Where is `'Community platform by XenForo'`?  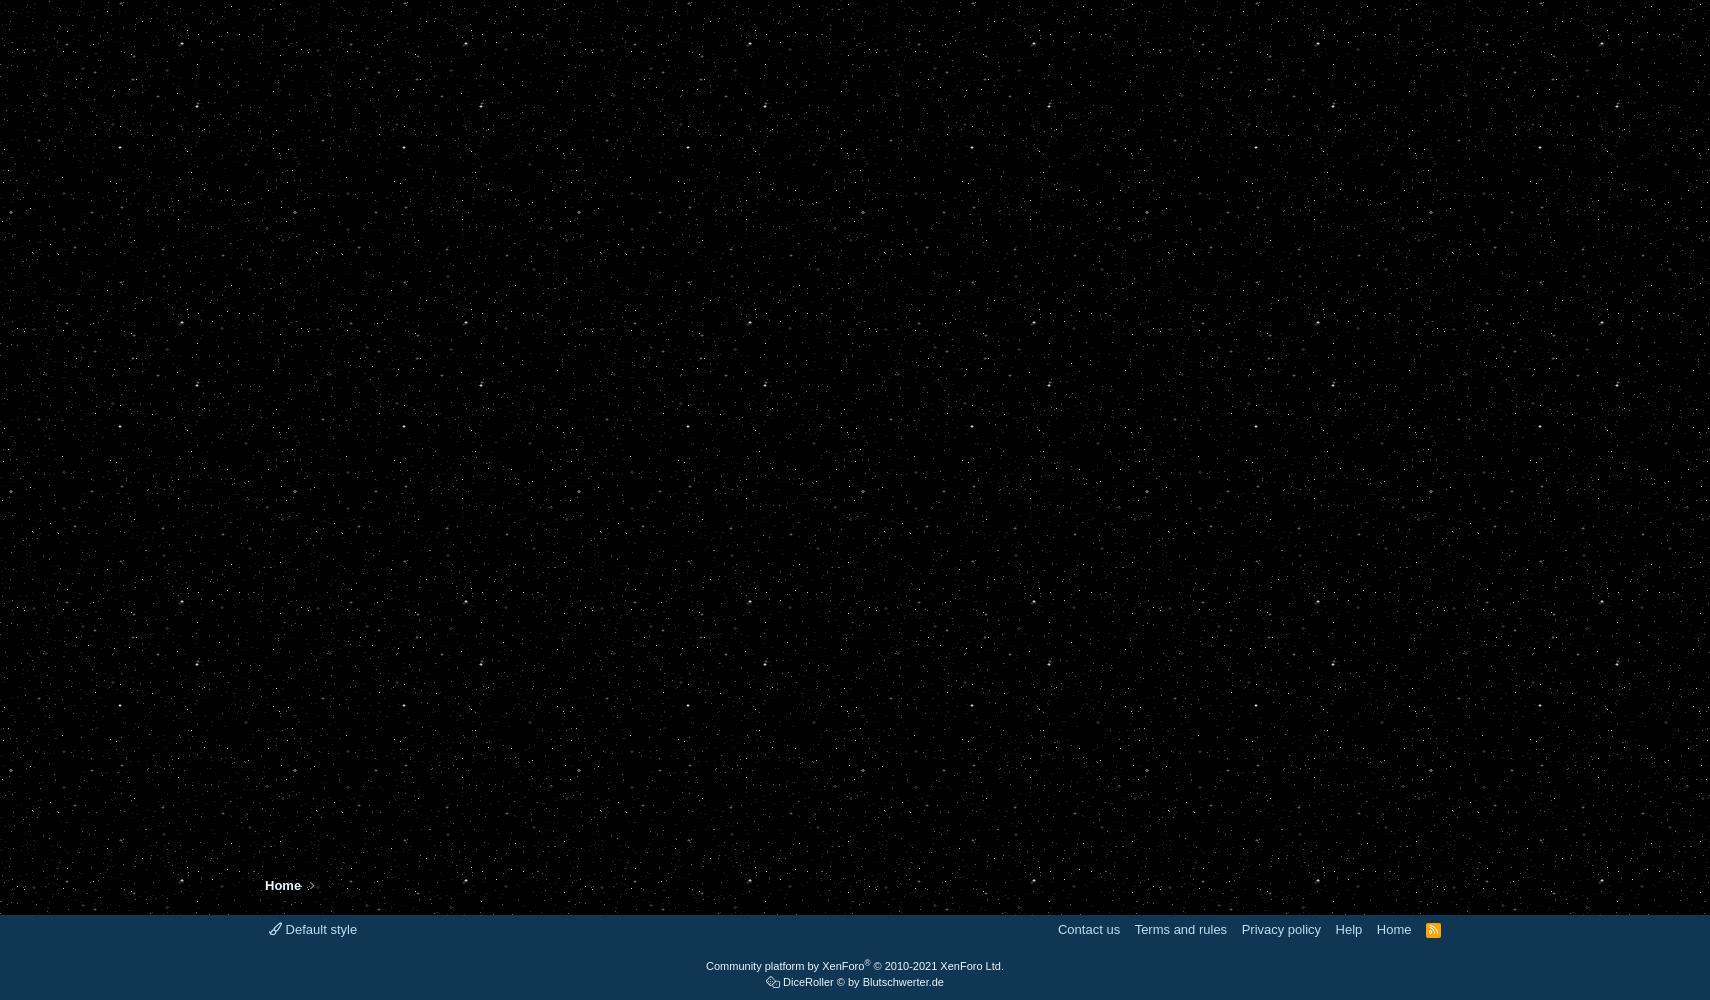
'Community platform by XenForo' is located at coordinates (785, 965).